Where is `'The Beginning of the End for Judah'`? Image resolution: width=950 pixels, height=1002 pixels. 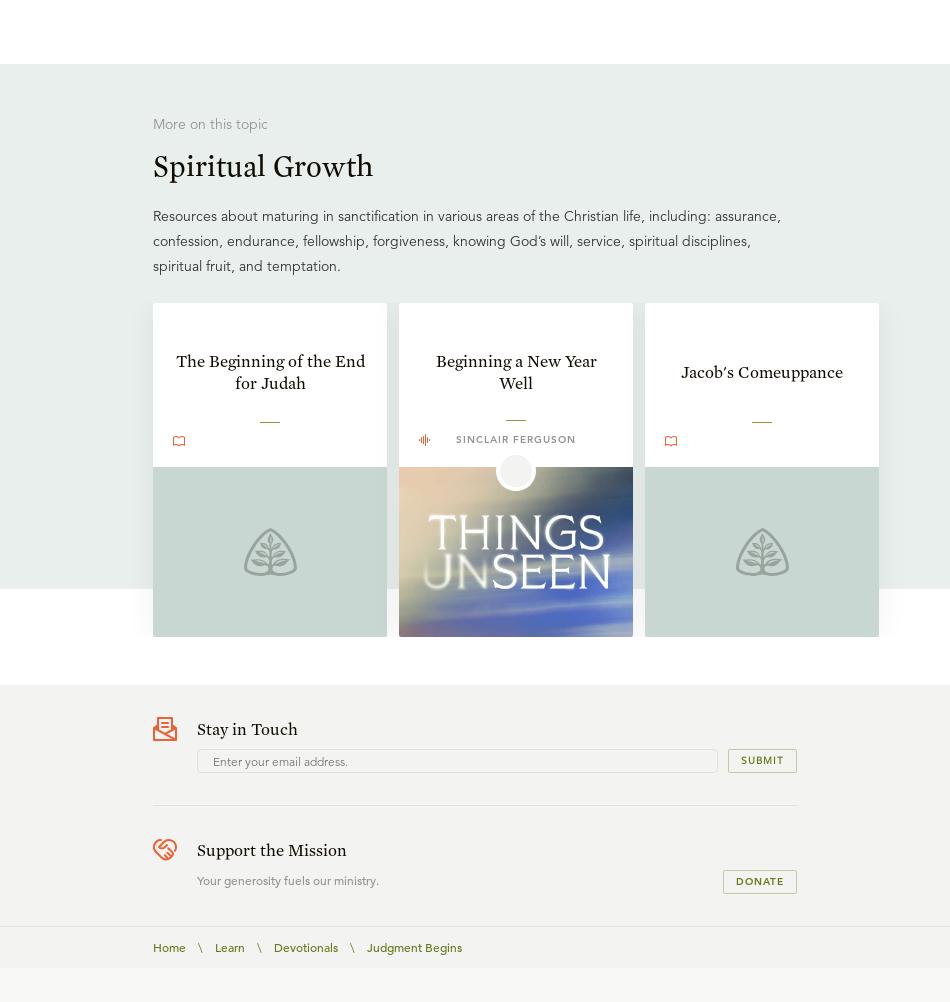
'The Beginning of the End for Judah' is located at coordinates (268, 372).